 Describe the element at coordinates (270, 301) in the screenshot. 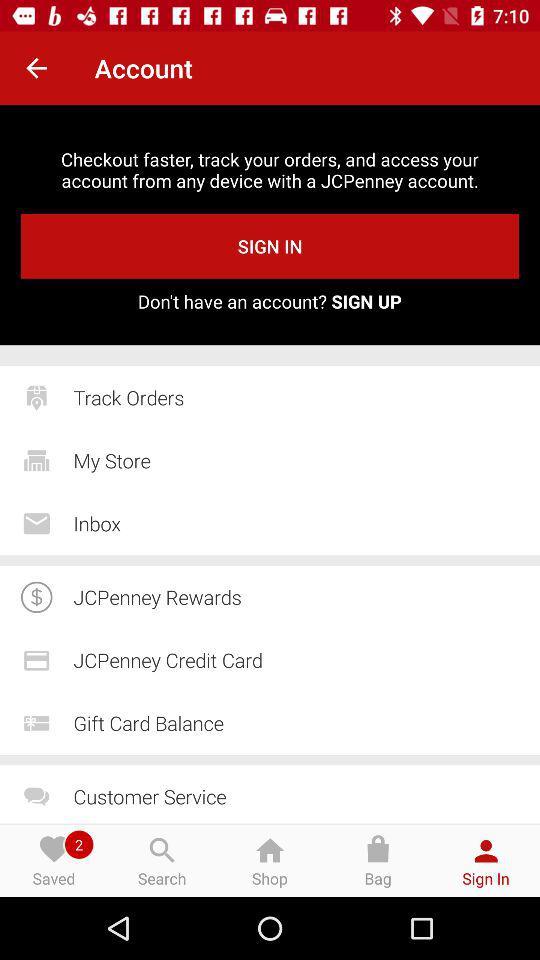

I see `don t have` at that location.